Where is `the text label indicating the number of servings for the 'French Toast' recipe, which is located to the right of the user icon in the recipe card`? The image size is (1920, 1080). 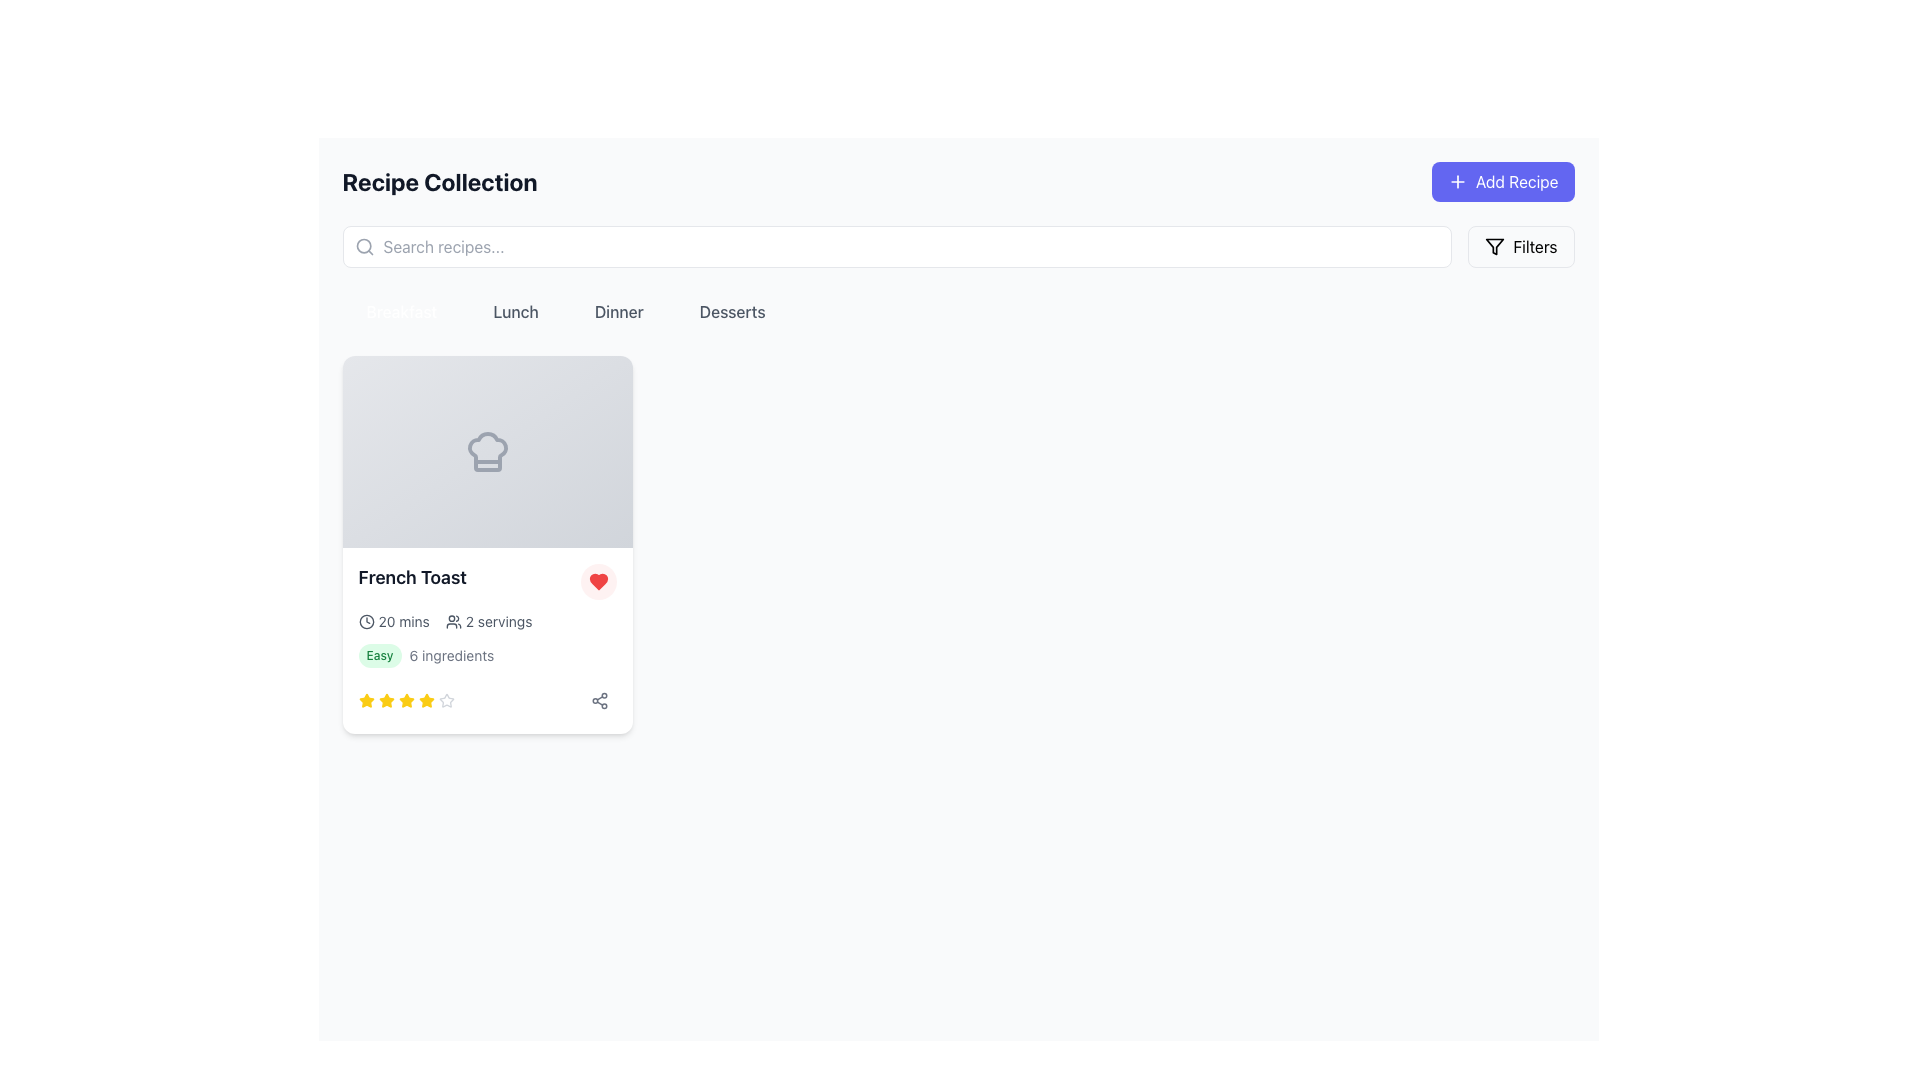 the text label indicating the number of servings for the 'French Toast' recipe, which is located to the right of the user icon in the recipe card is located at coordinates (499, 620).